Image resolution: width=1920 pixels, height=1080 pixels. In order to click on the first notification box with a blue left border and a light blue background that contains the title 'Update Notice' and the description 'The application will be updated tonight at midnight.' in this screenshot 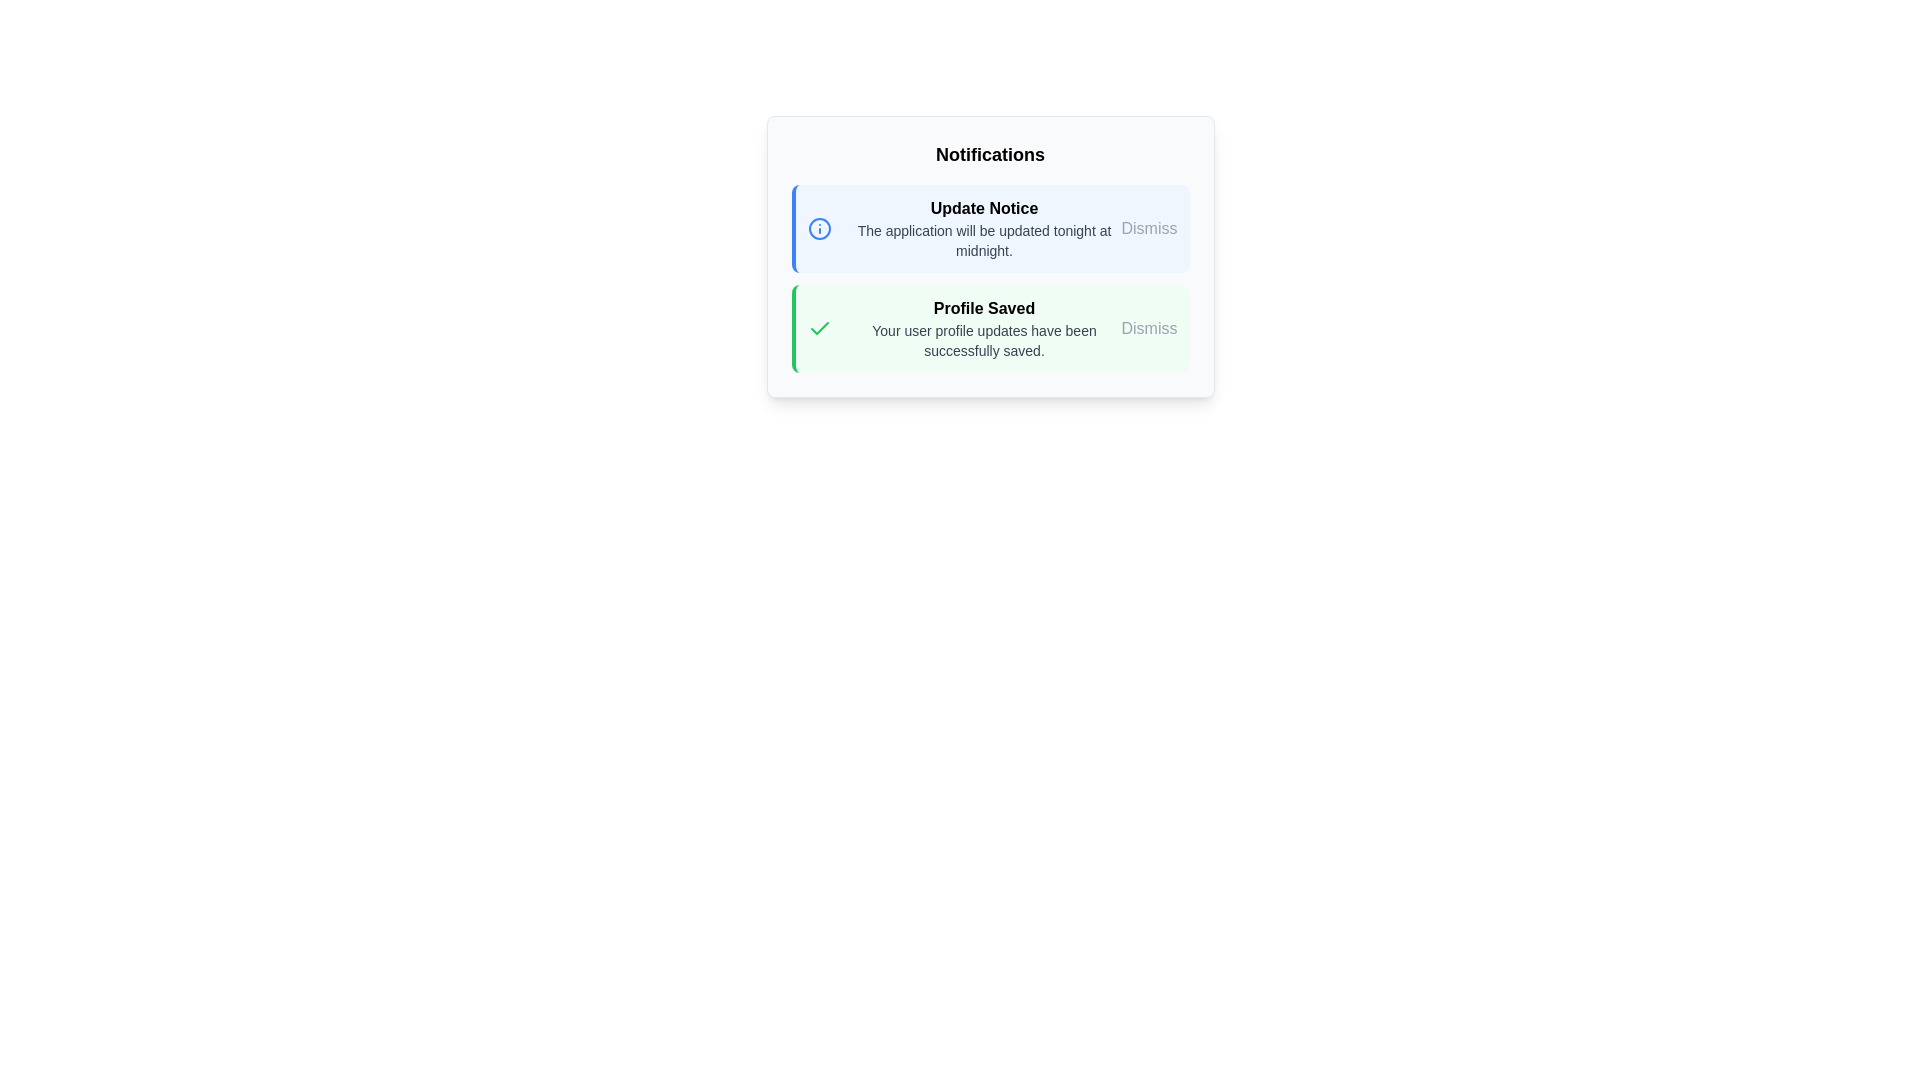, I will do `click(990, 227)`.